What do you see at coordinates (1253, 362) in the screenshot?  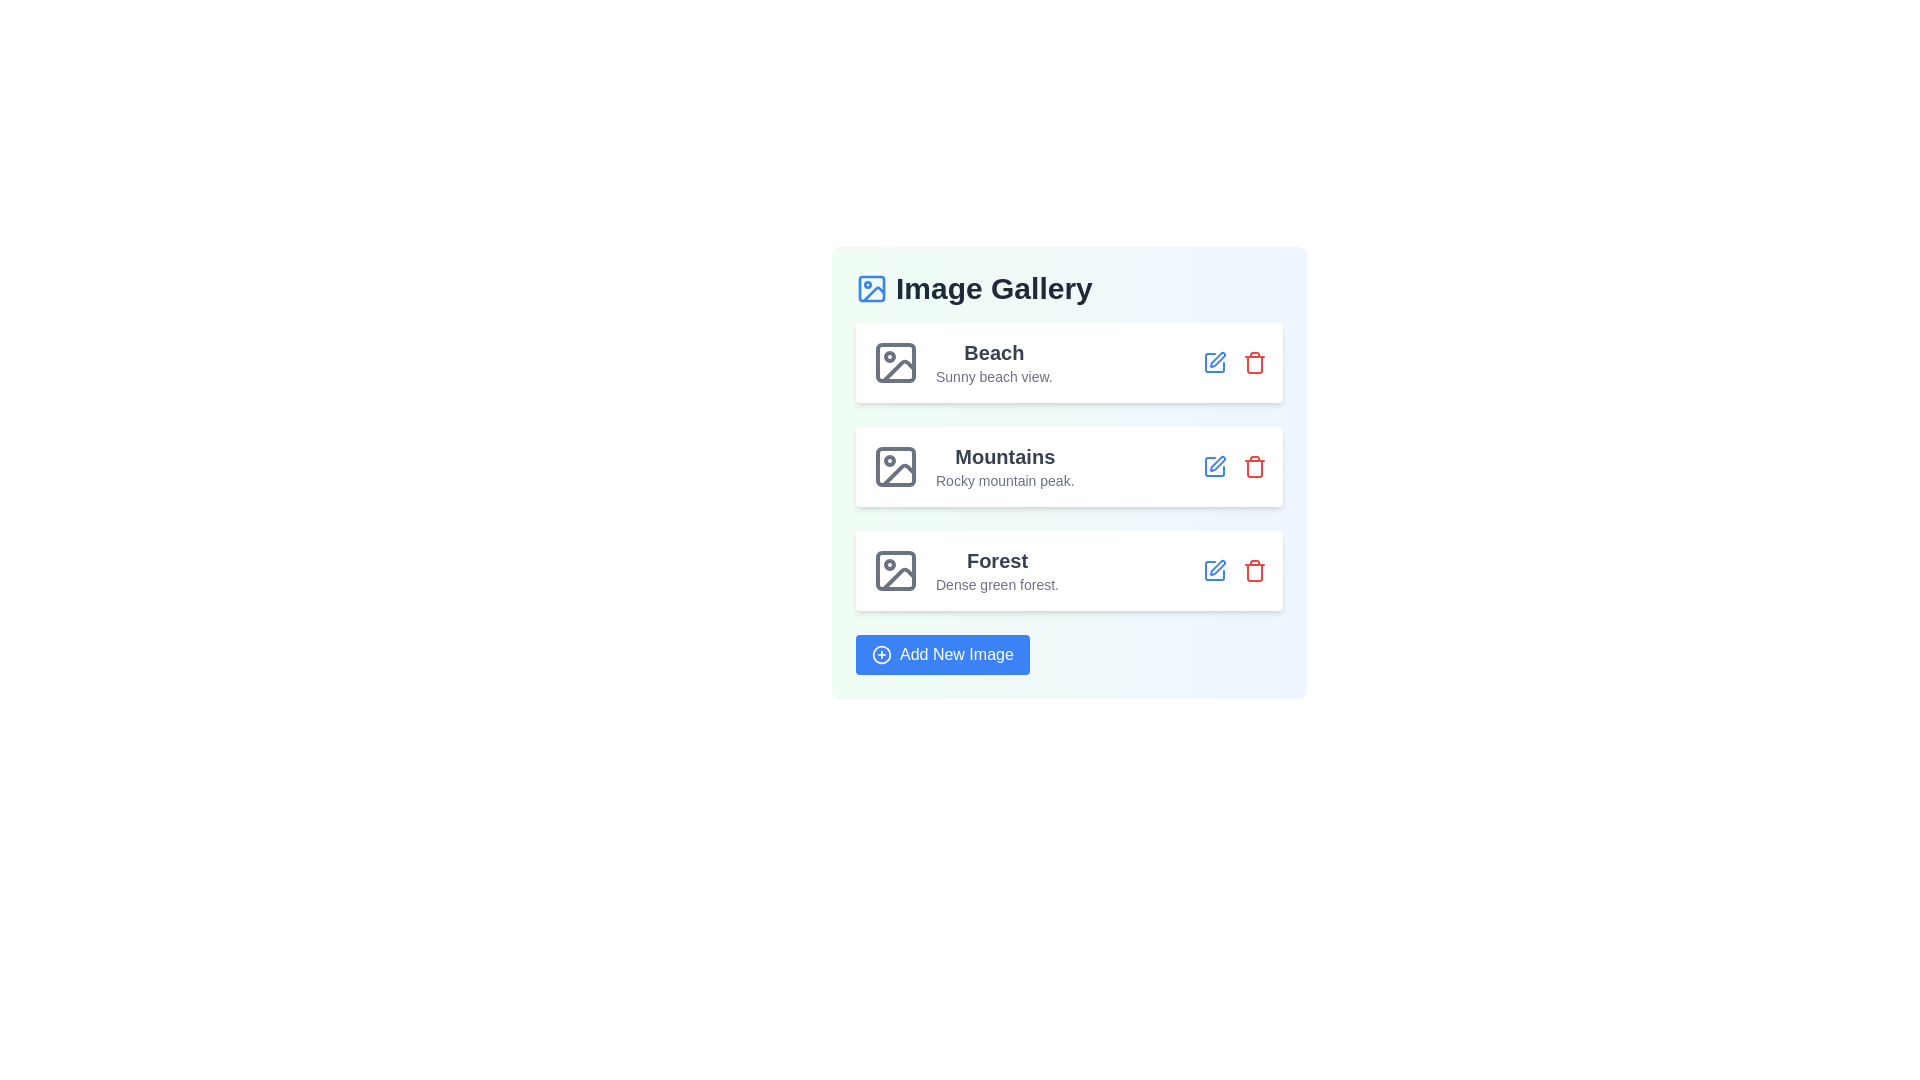 I see `delete button for the image with title Beach to remove it from the gallery` at bounding box center [1253, 362].